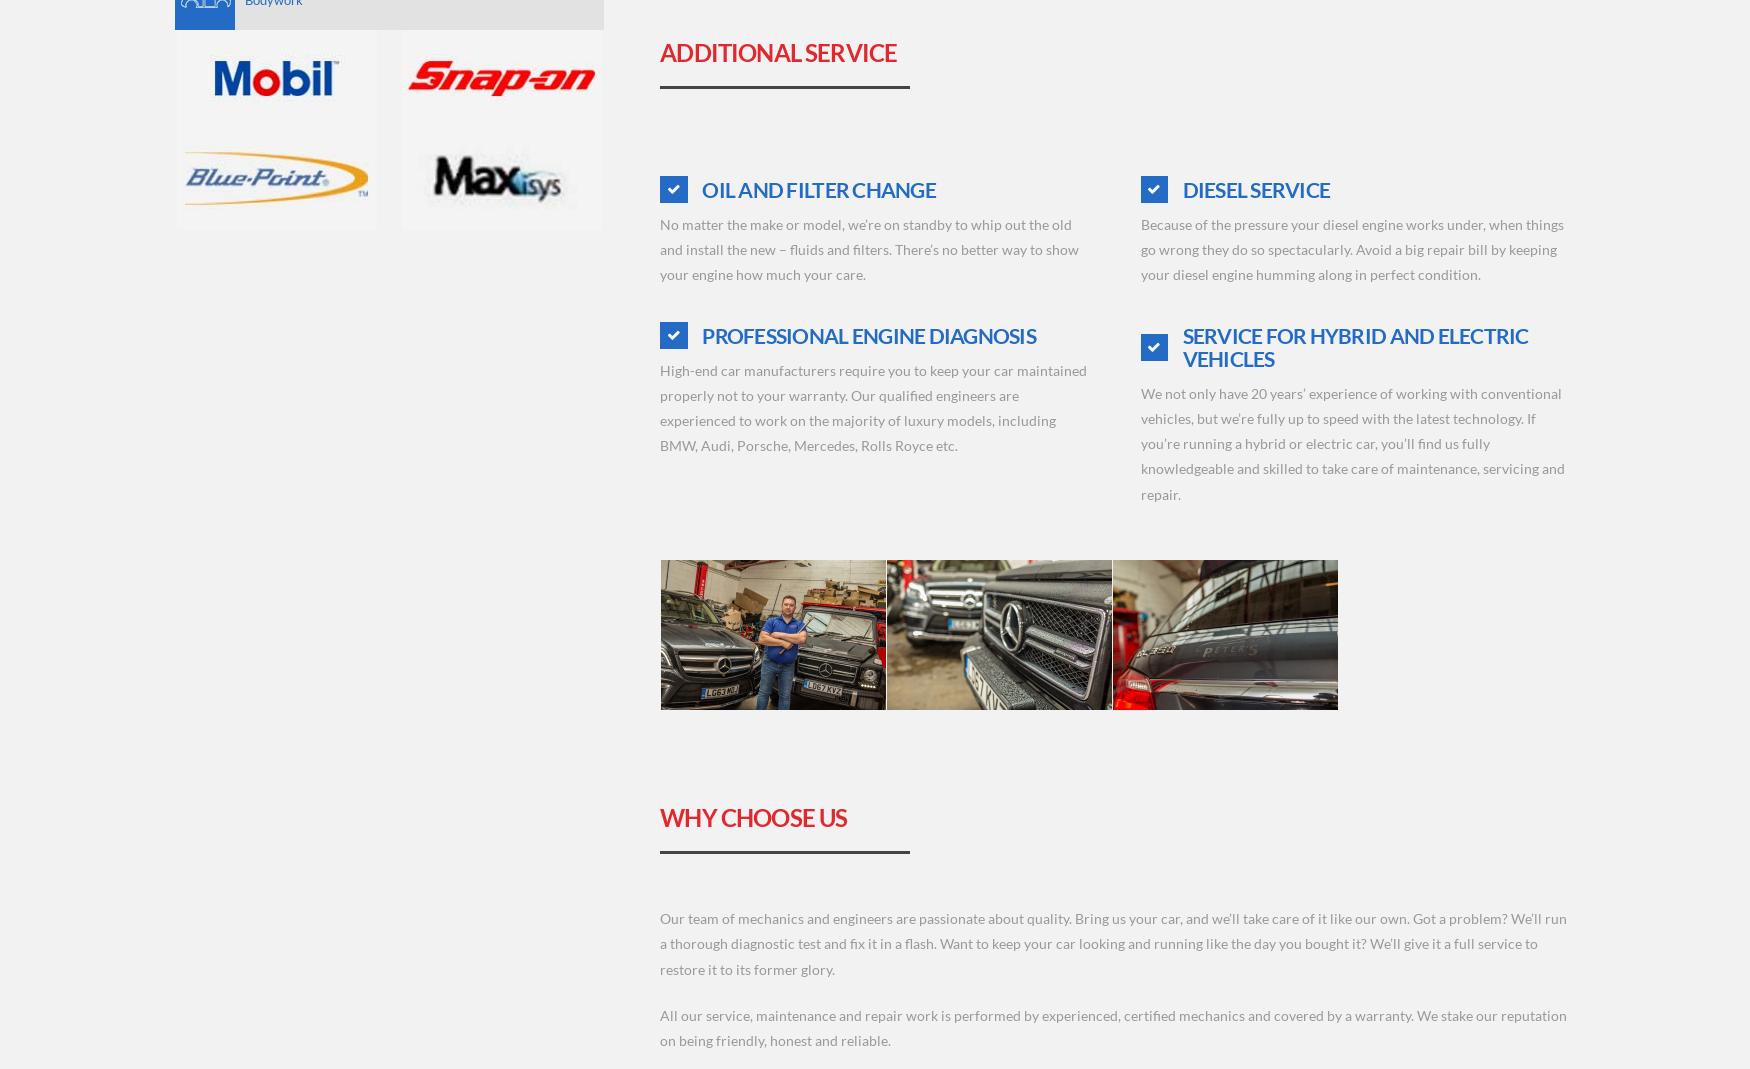 This screenshot has height=1069, width=1750. Describe the element at coordinates (1138, 441) in the screenshot. I see `'We not only have 20 years’ experience of working with conventional vehicles, but we’re fully up to speed with the latest technology. If you’re running a hybrid or electric car, you’ll find us fully knowledgeable and skilled to take care of maintenance, servicing and repair.'` at that location.